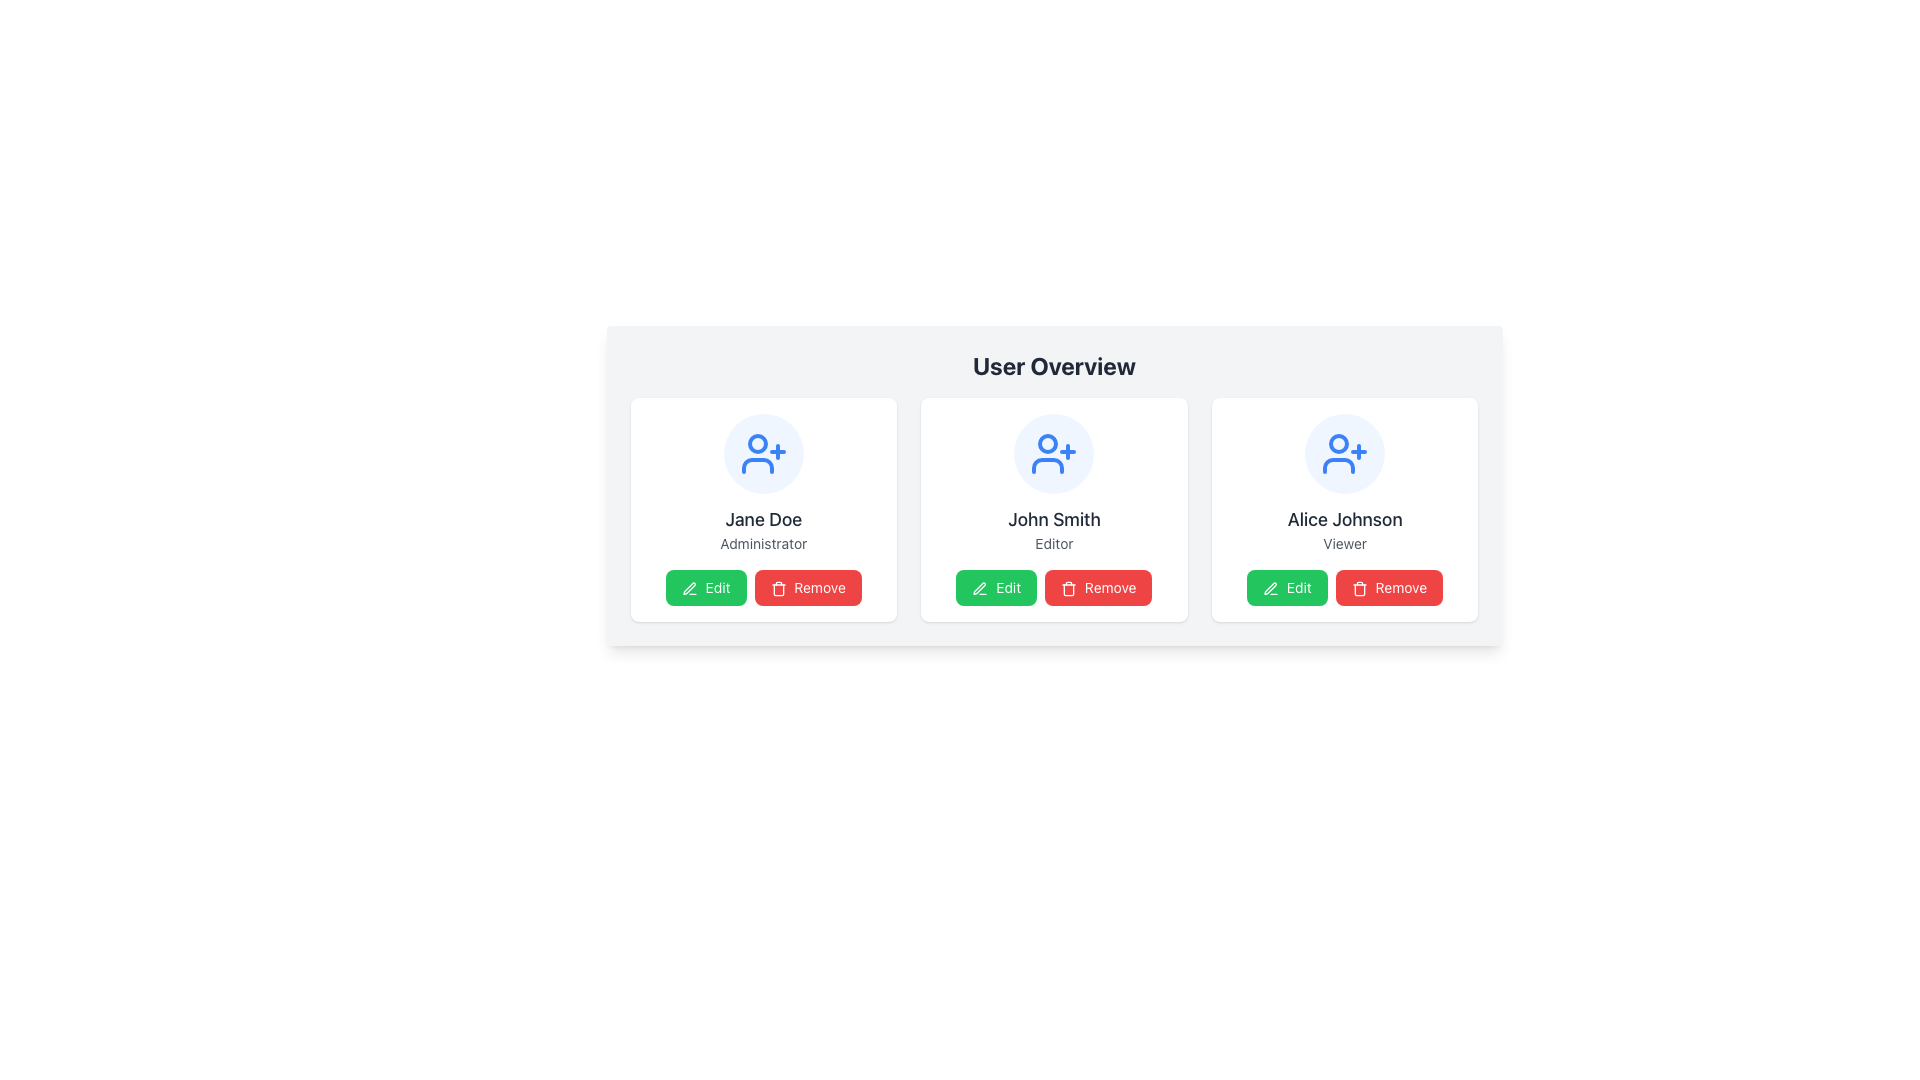  Describe the element at coordinates (1345, 519) in the screenshot. I see `the text label displaying the name 'Alice Johnson' which is located in the rightmost card of a three-card horizontal layout, positioned above the subtitle 'Viewer' and below a user avatar` at that location.